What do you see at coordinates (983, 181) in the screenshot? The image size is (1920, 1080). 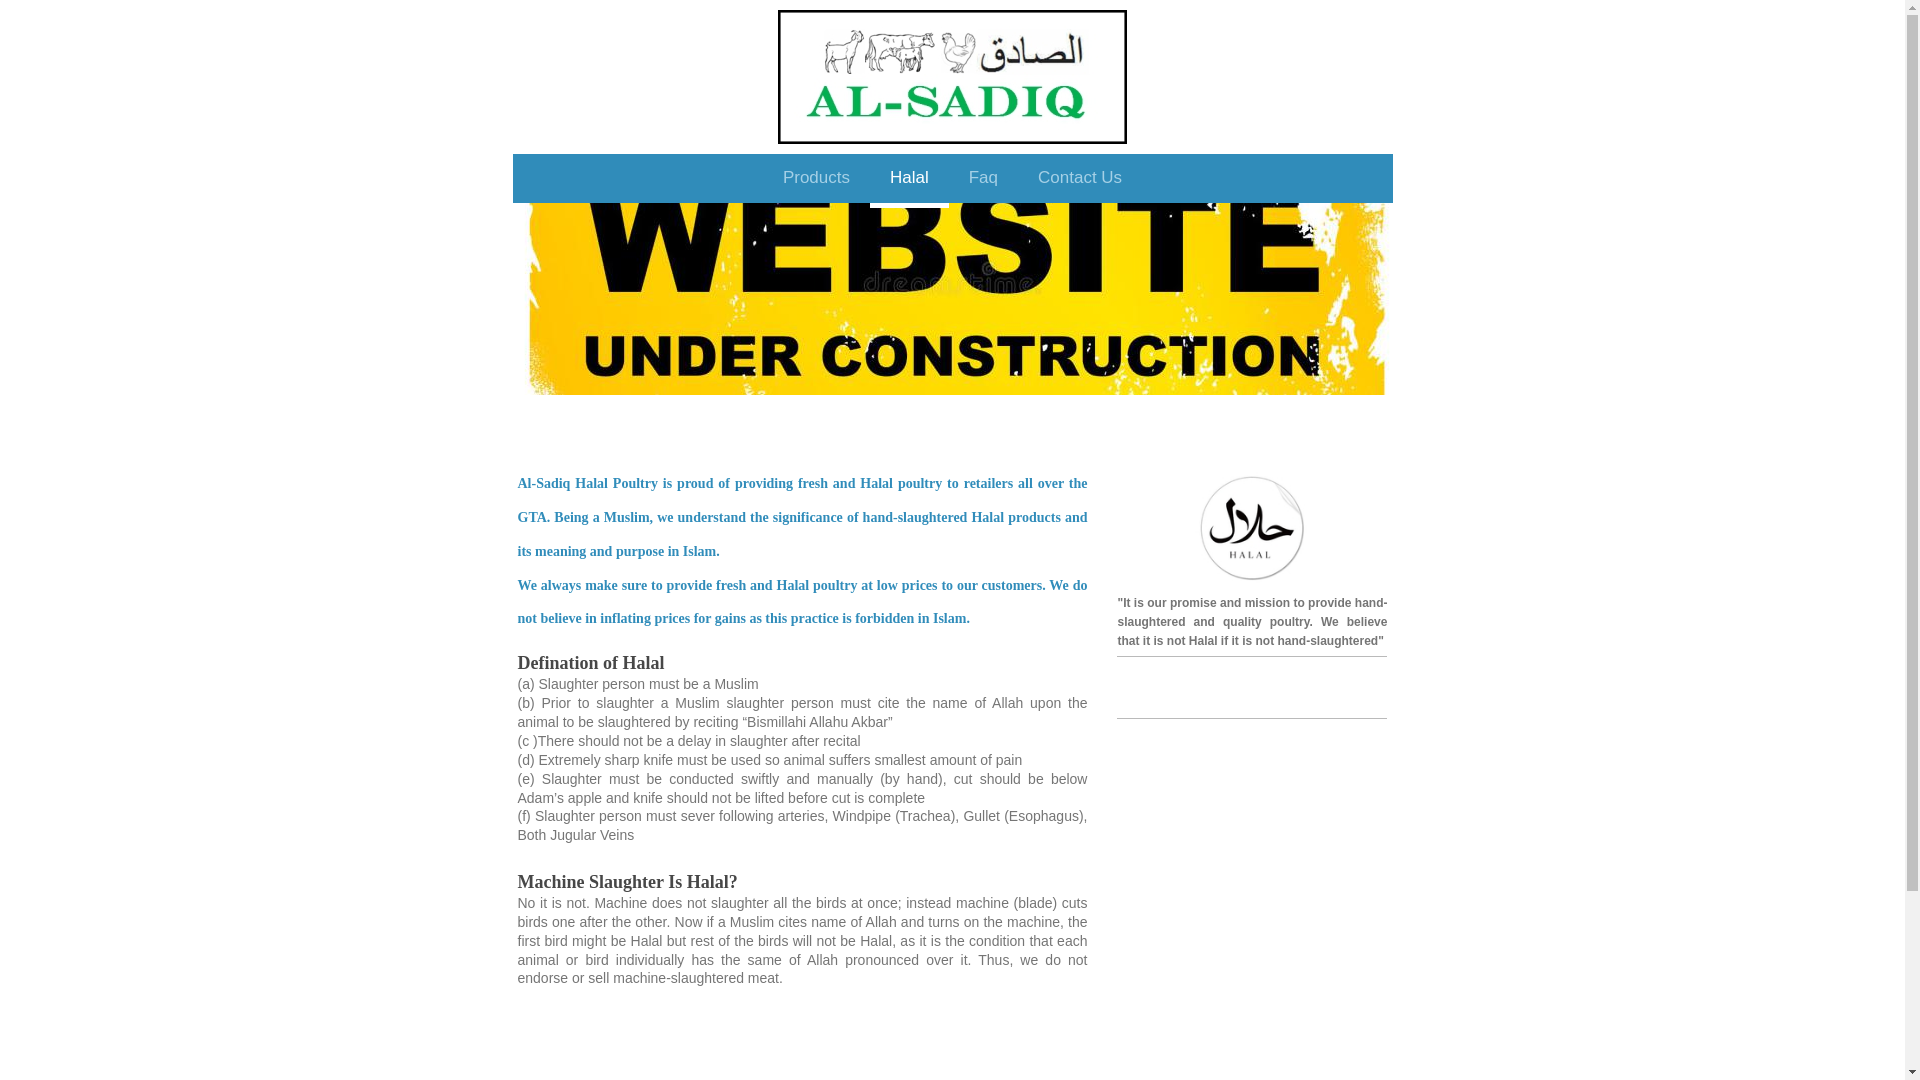 I see `'Faq'` at bounding box center [983, 181].